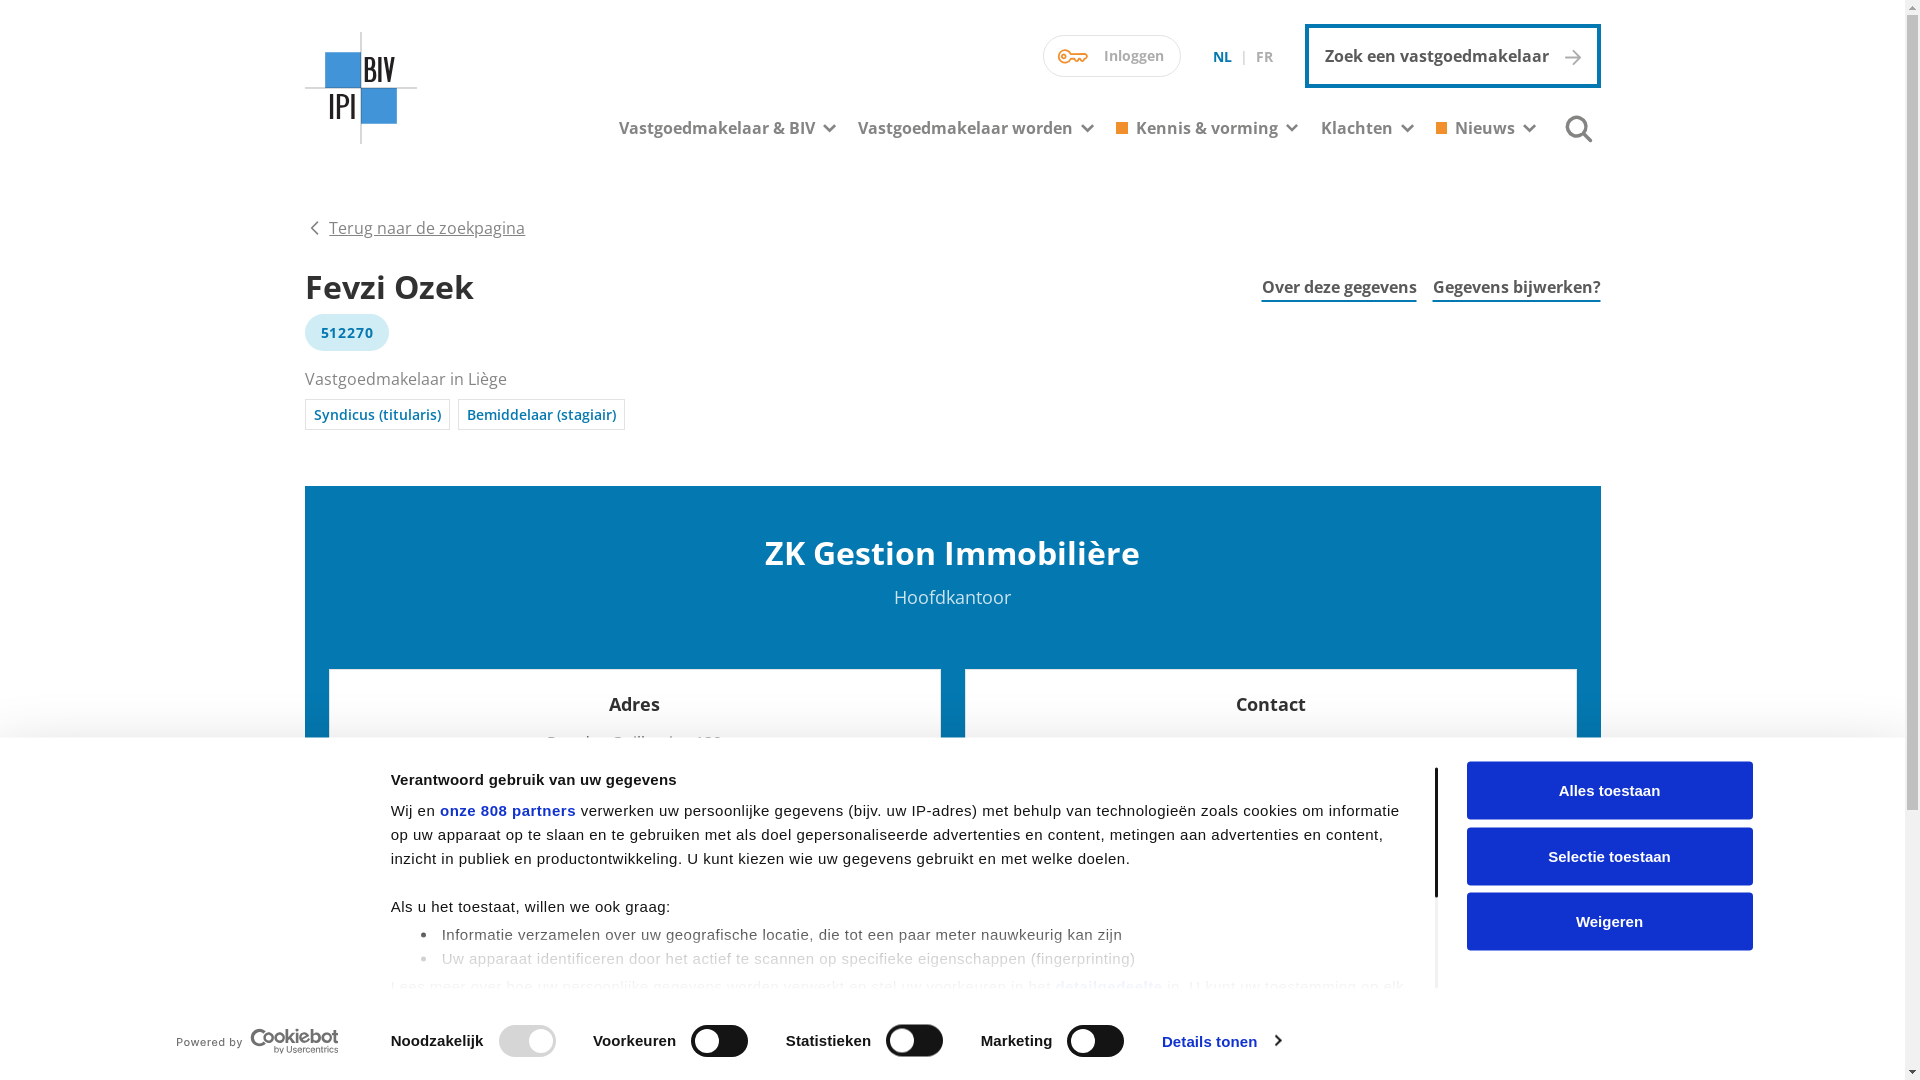 The height and width of the screenshot is (1080, 1920). Describe the element at coordinates (1484, 127) in the screenshot. I see `'Nieuws'` at that location.